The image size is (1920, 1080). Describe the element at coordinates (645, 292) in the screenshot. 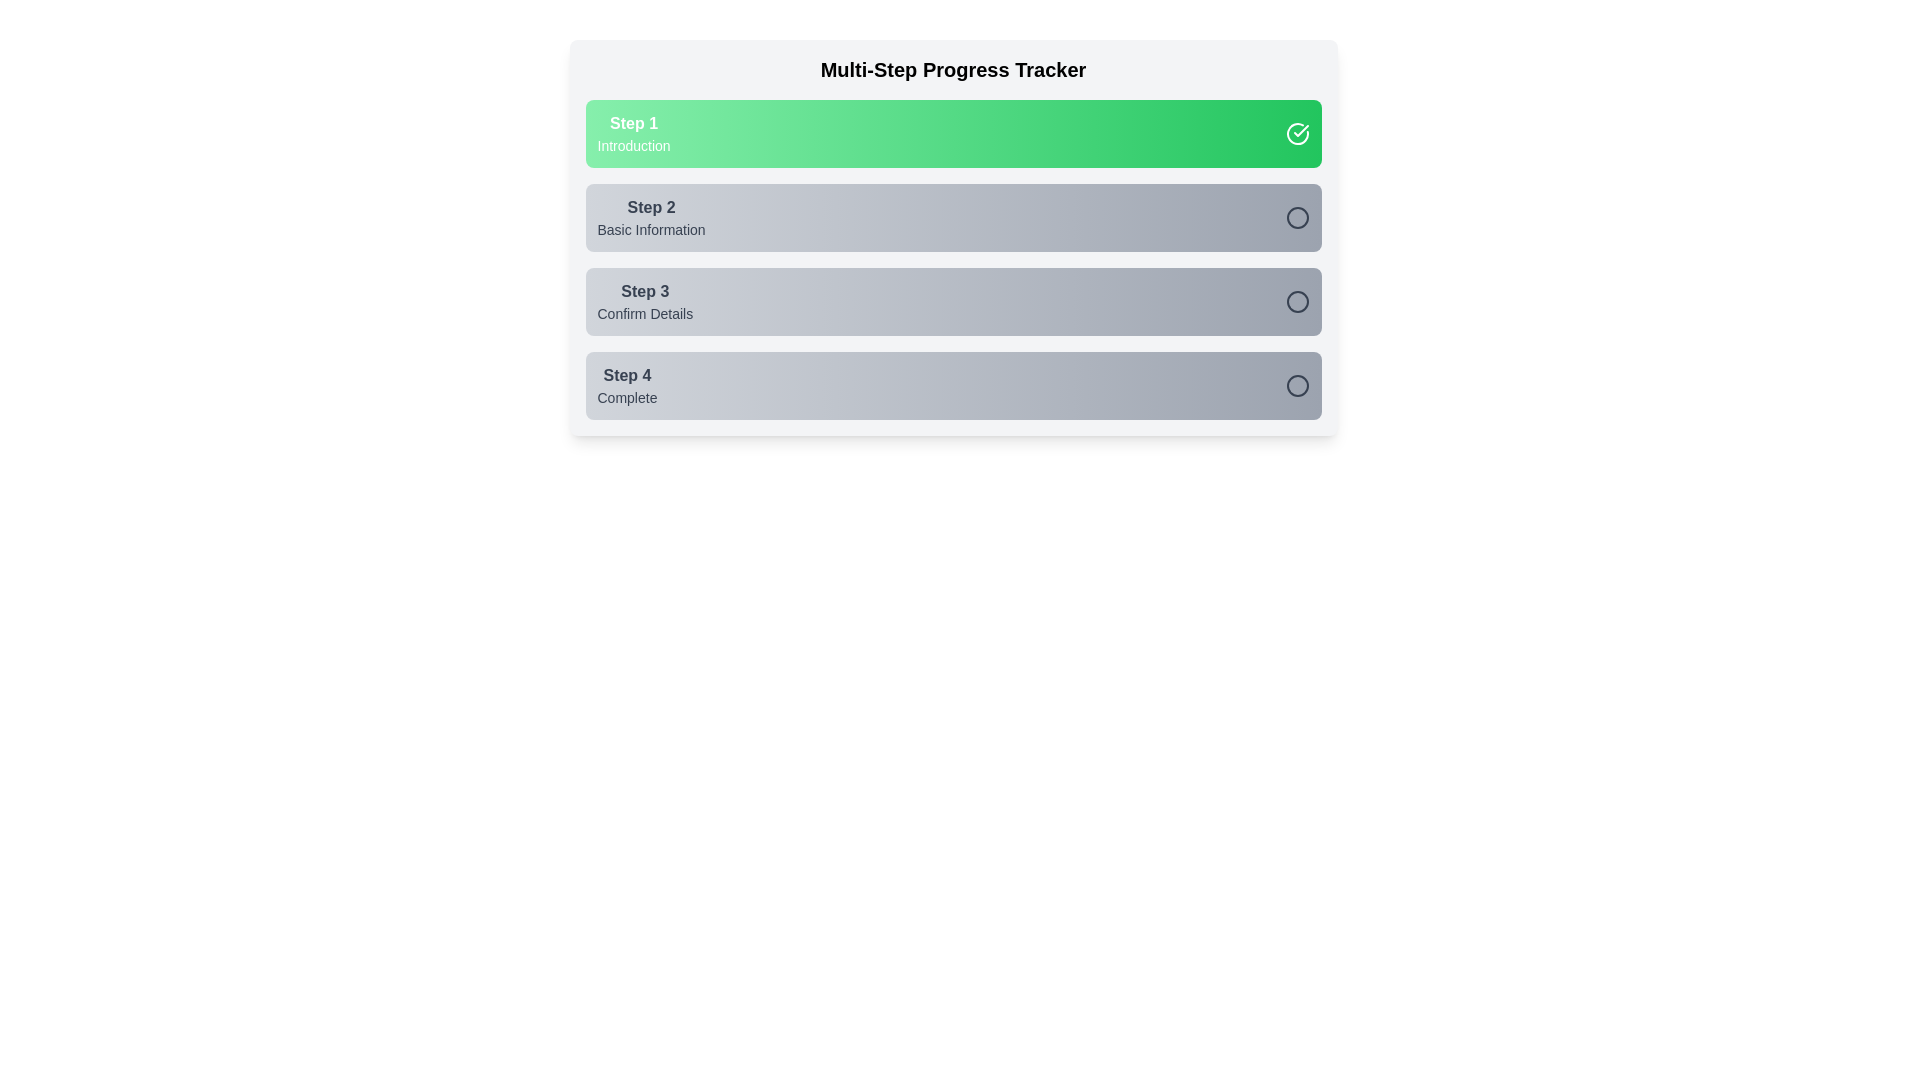

I see `the label indicating 'Step 3' in the multi-step progress tracker located above 'Confirm Details'` at that location.